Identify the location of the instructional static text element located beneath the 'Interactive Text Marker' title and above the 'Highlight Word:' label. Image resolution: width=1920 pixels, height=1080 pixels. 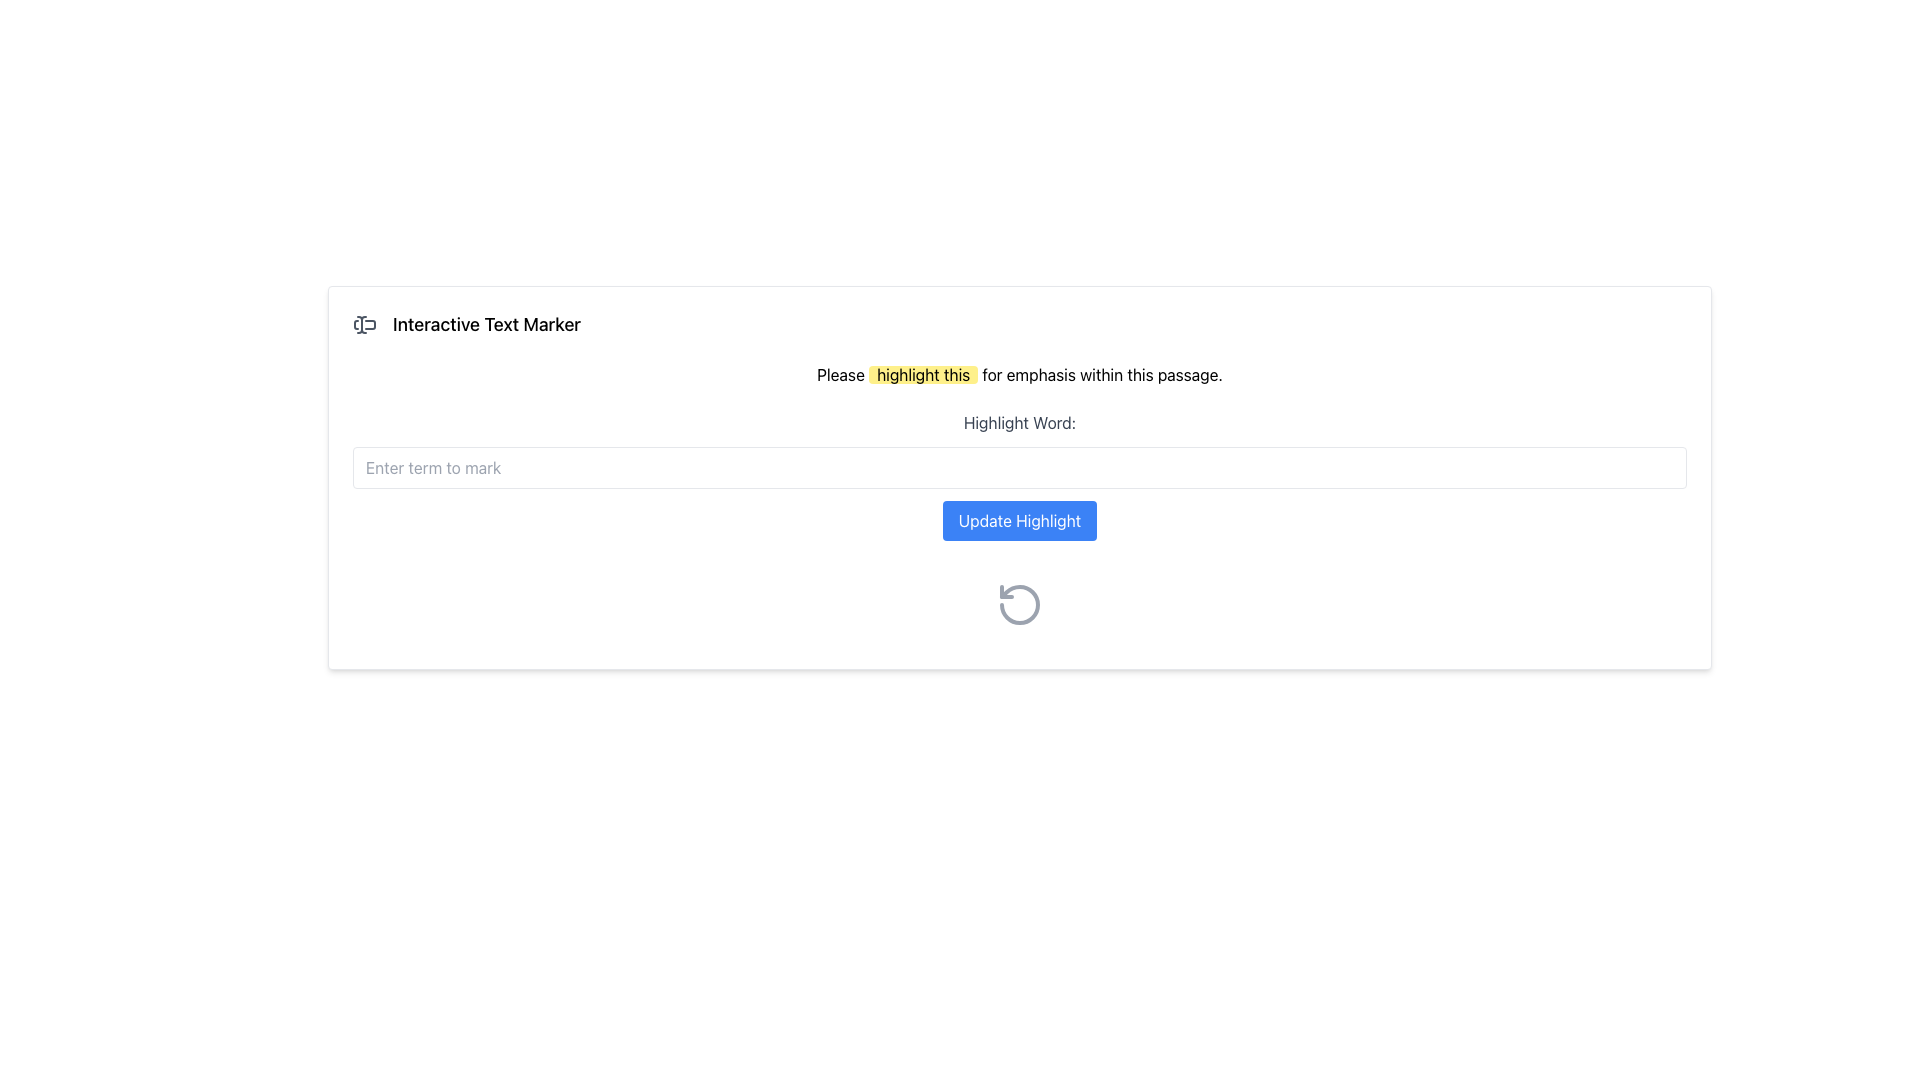
(1019, 374).